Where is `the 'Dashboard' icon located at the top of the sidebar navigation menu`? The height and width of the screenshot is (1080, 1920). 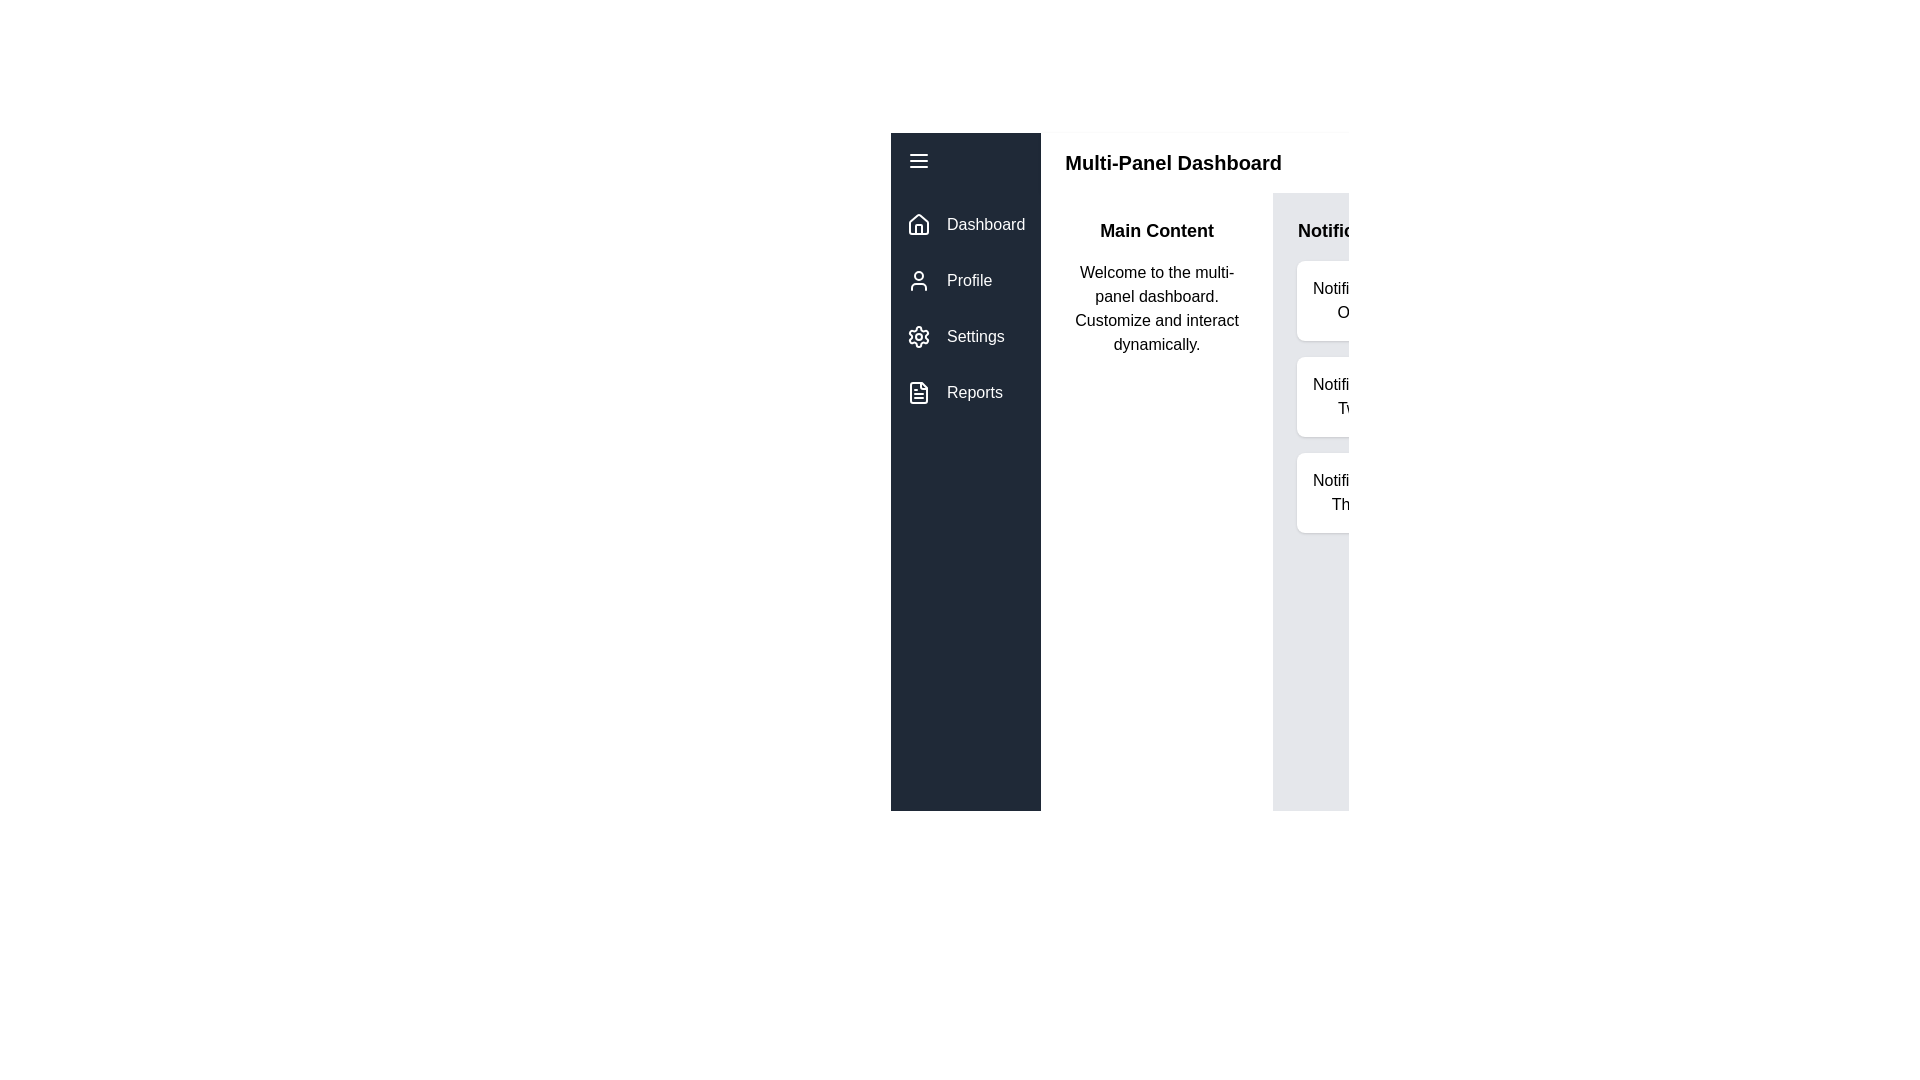
the 'Dashboard' icon located at the top of the sidebar navigation menu is located at coordinates (917, 224).